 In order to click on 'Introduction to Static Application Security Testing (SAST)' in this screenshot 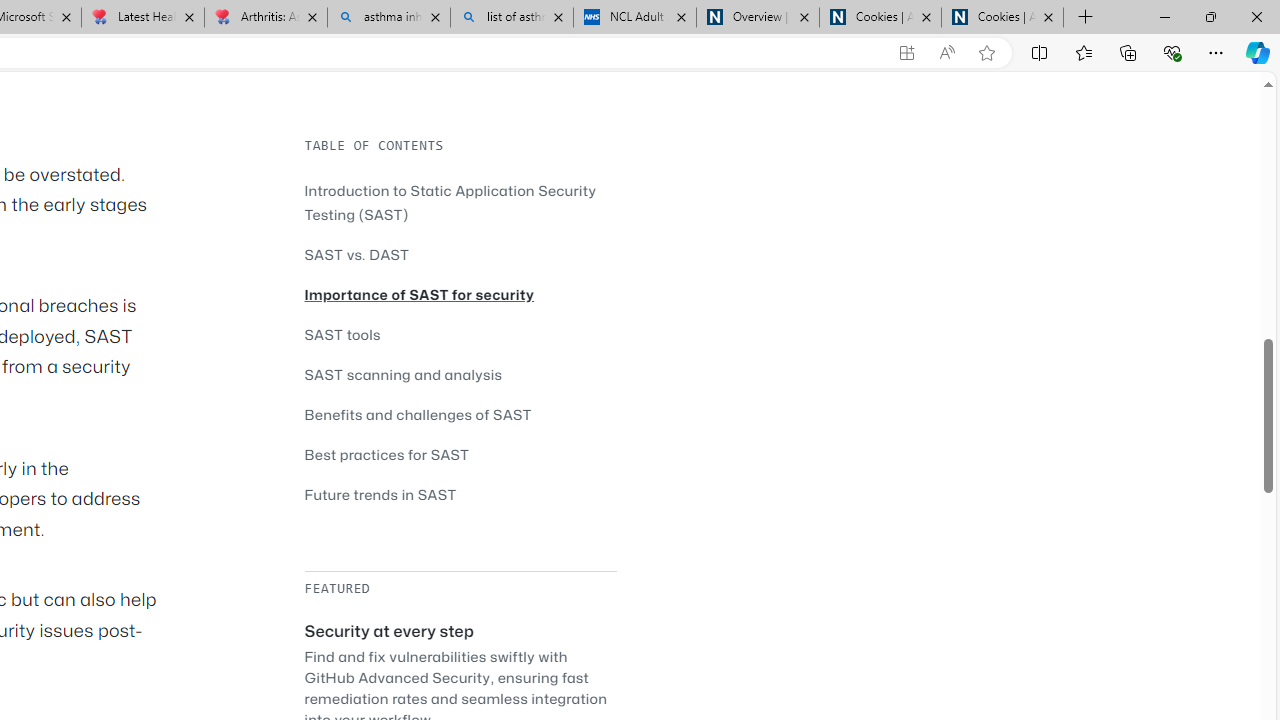, I will do `click(459, 202)`.